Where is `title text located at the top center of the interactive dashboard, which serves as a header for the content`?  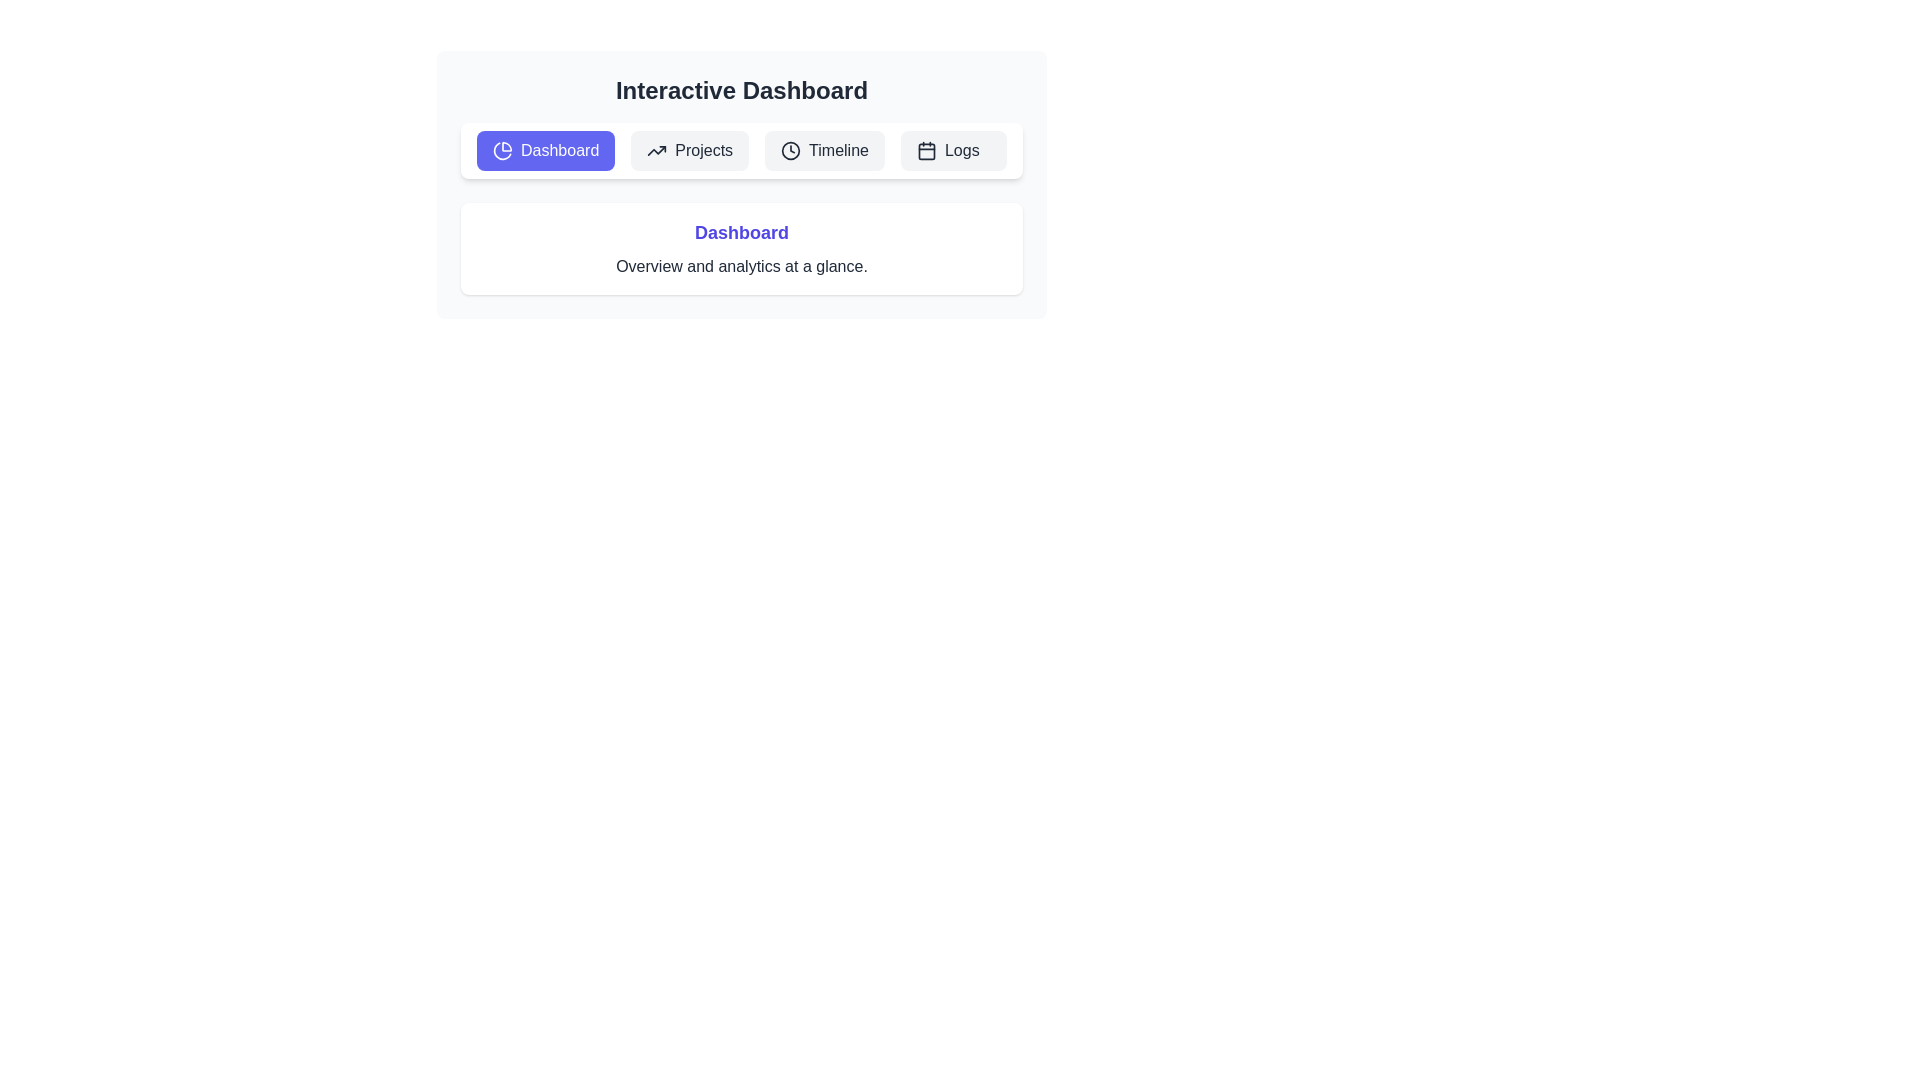
title text located at the top center of the interactive dashboard, which serves as a header for the content is located at coordinates (741, 91).